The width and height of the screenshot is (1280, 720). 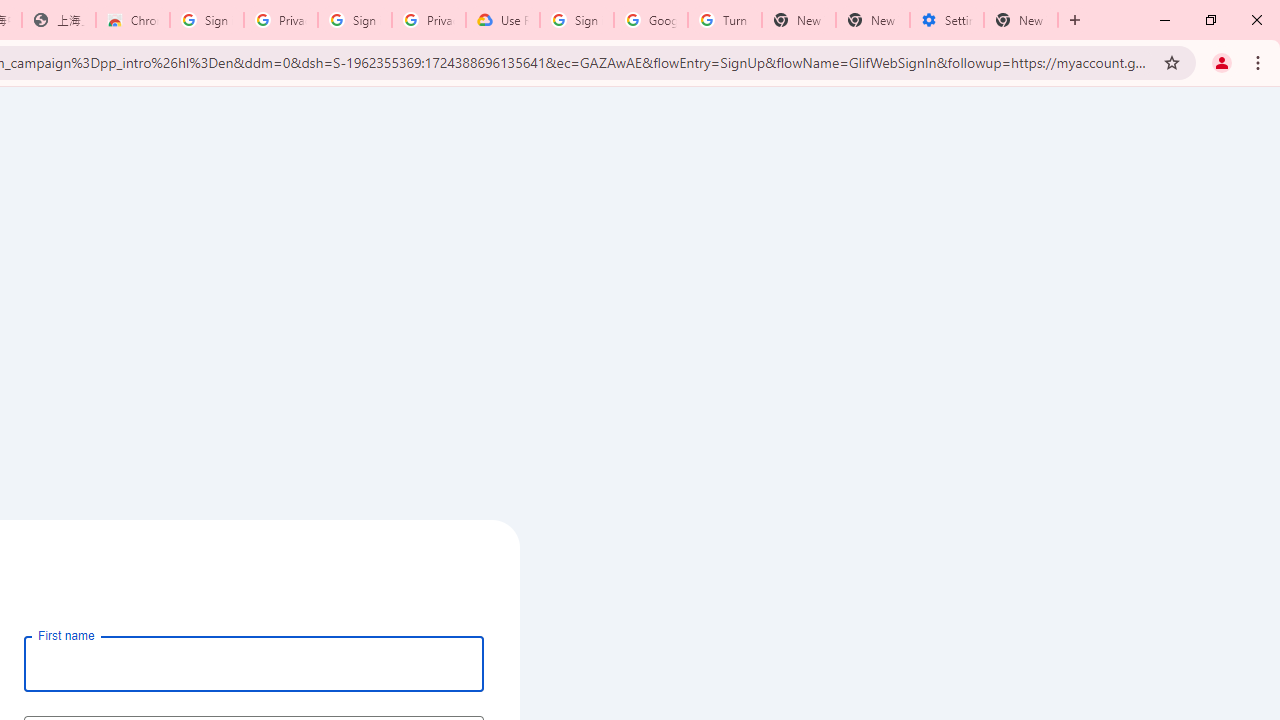 What do you see at coordinates (651, 20) in the screenshot?
I see `'Google Account Help'` at bounding box center [651, 20].